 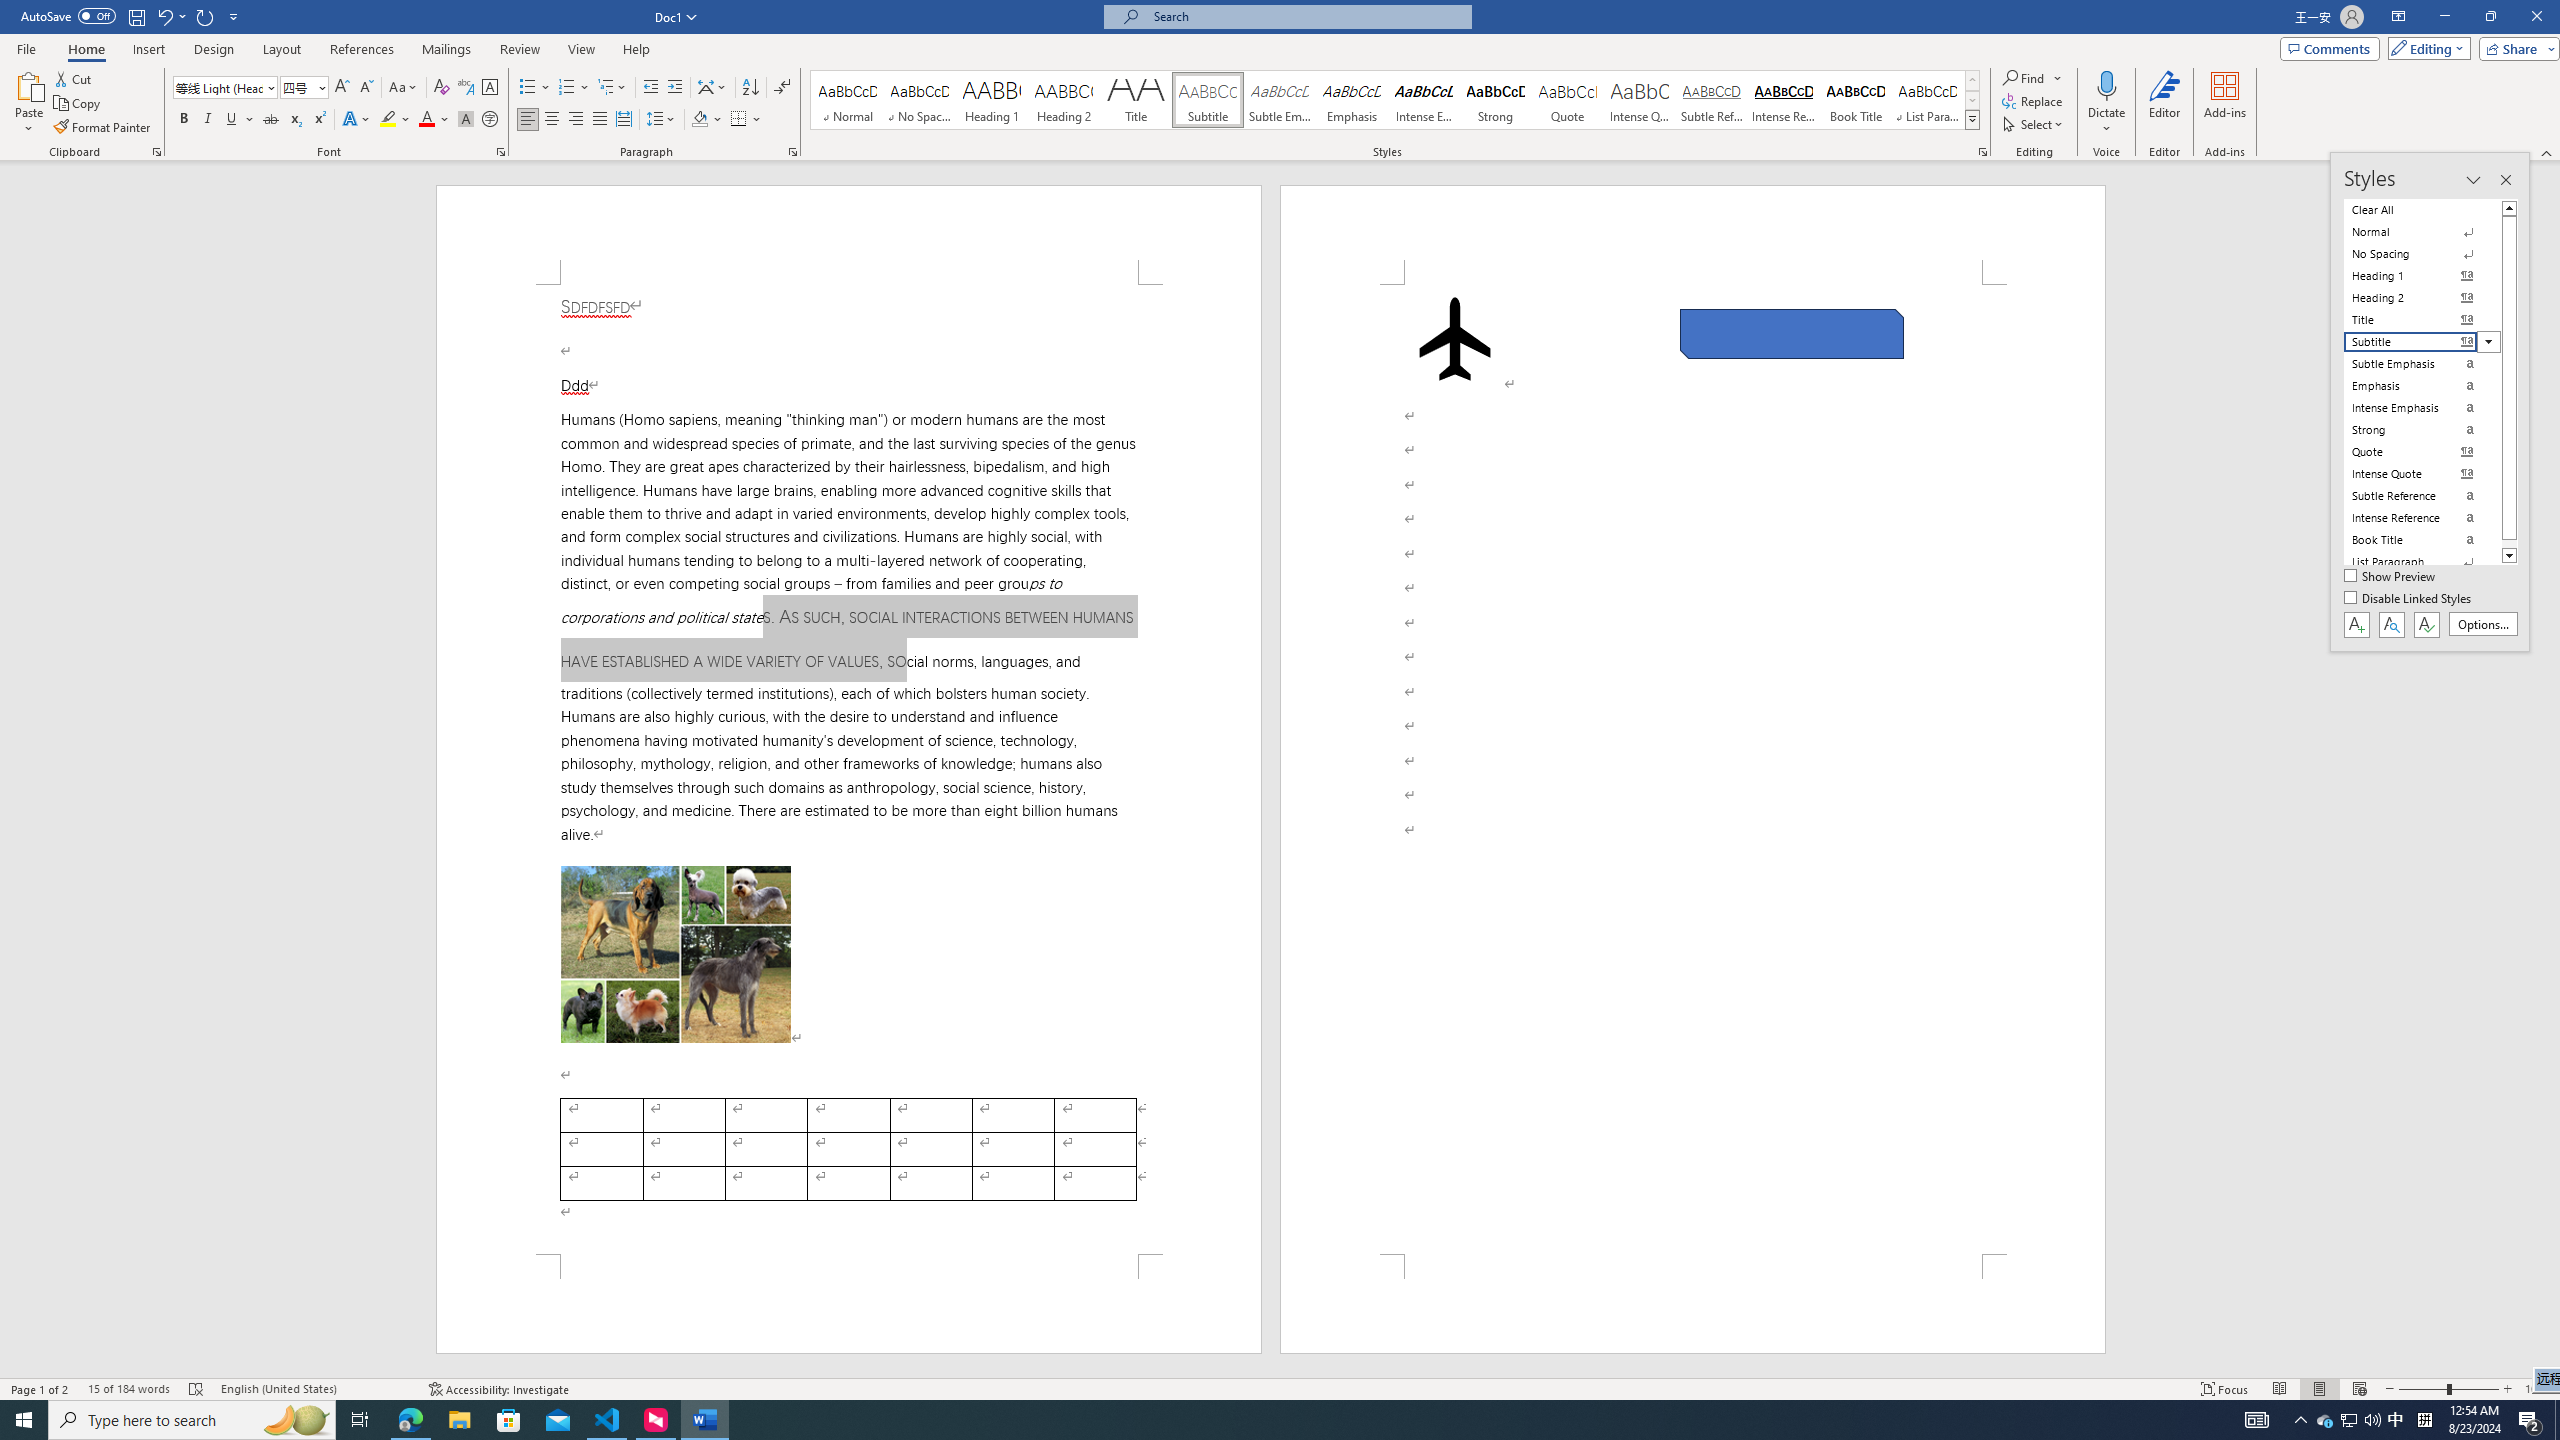 I want to click on 'Web Layout', so click(x=2360, y=1389).